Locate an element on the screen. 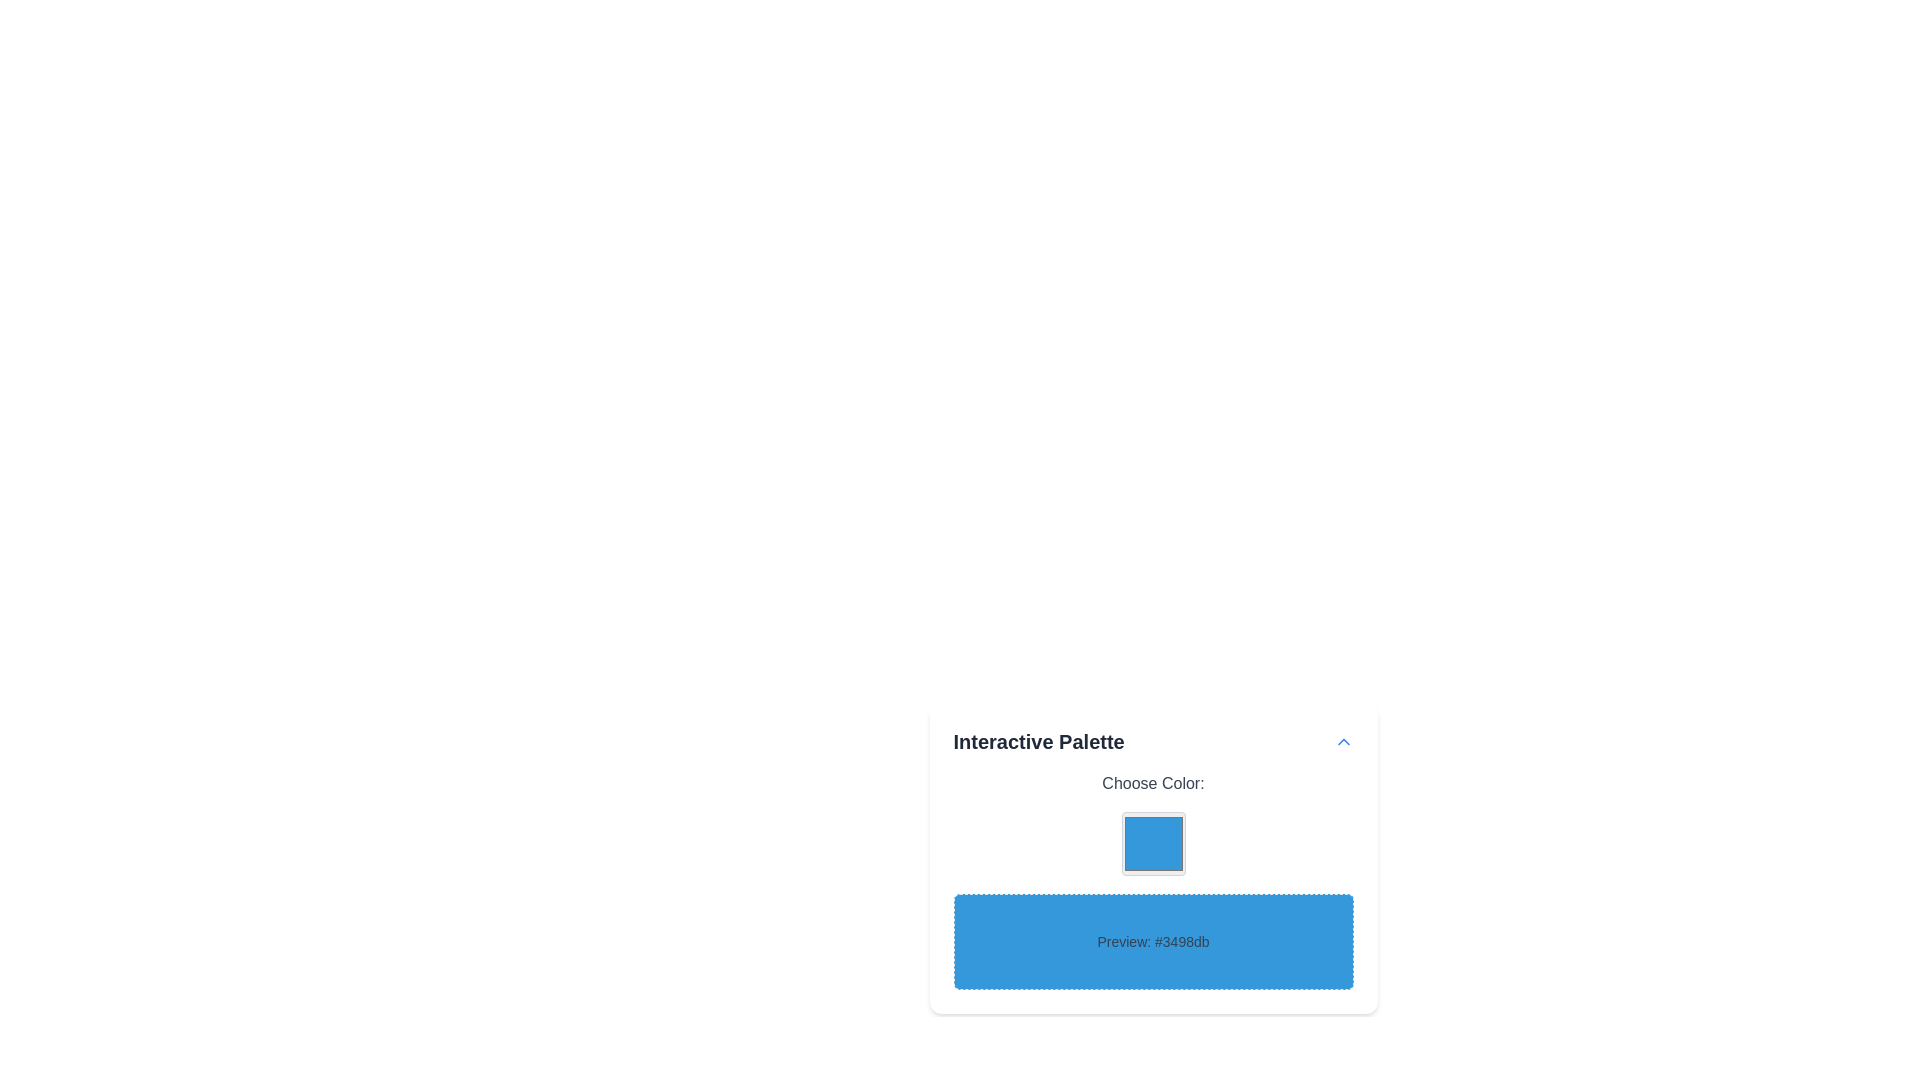 The width and height of the screenshot is (1920, 1080). the text label displaying 'Choose Color:' which is styled with a subtle gray color and is centered above the color picker and preview box is located at coordinates (1153, 782).